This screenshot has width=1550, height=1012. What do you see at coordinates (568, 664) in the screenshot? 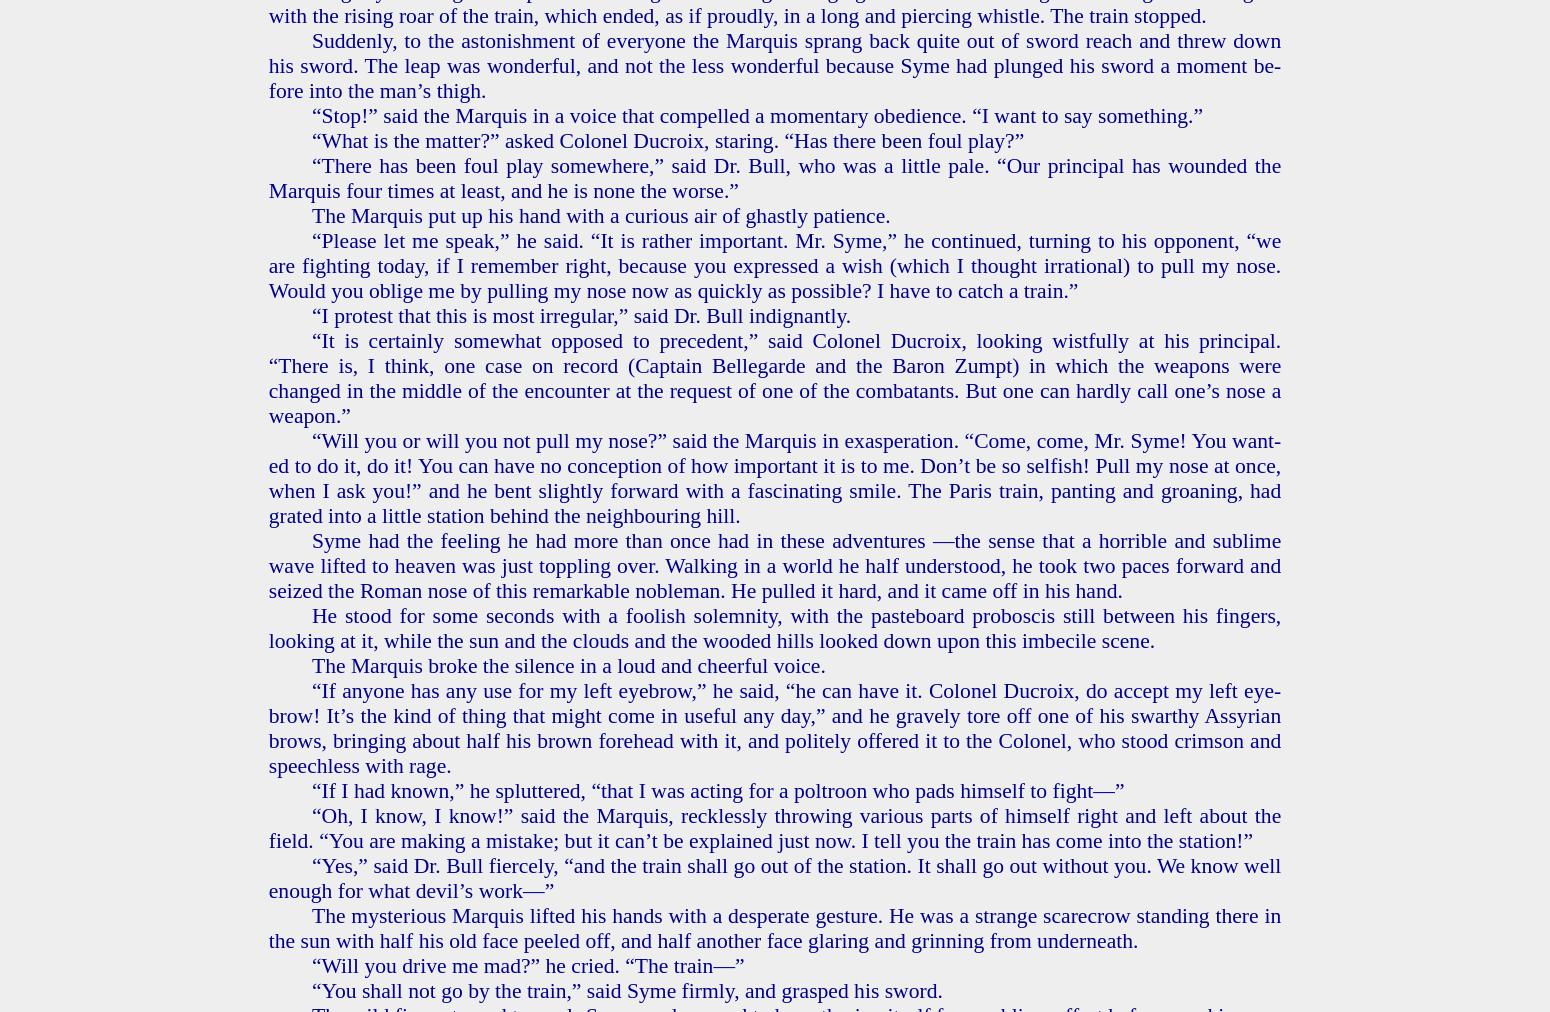
I see `'The Mar­quis broke the si­lence in a loud and cheer­ful voice.'` at bounding box center [568, 664].